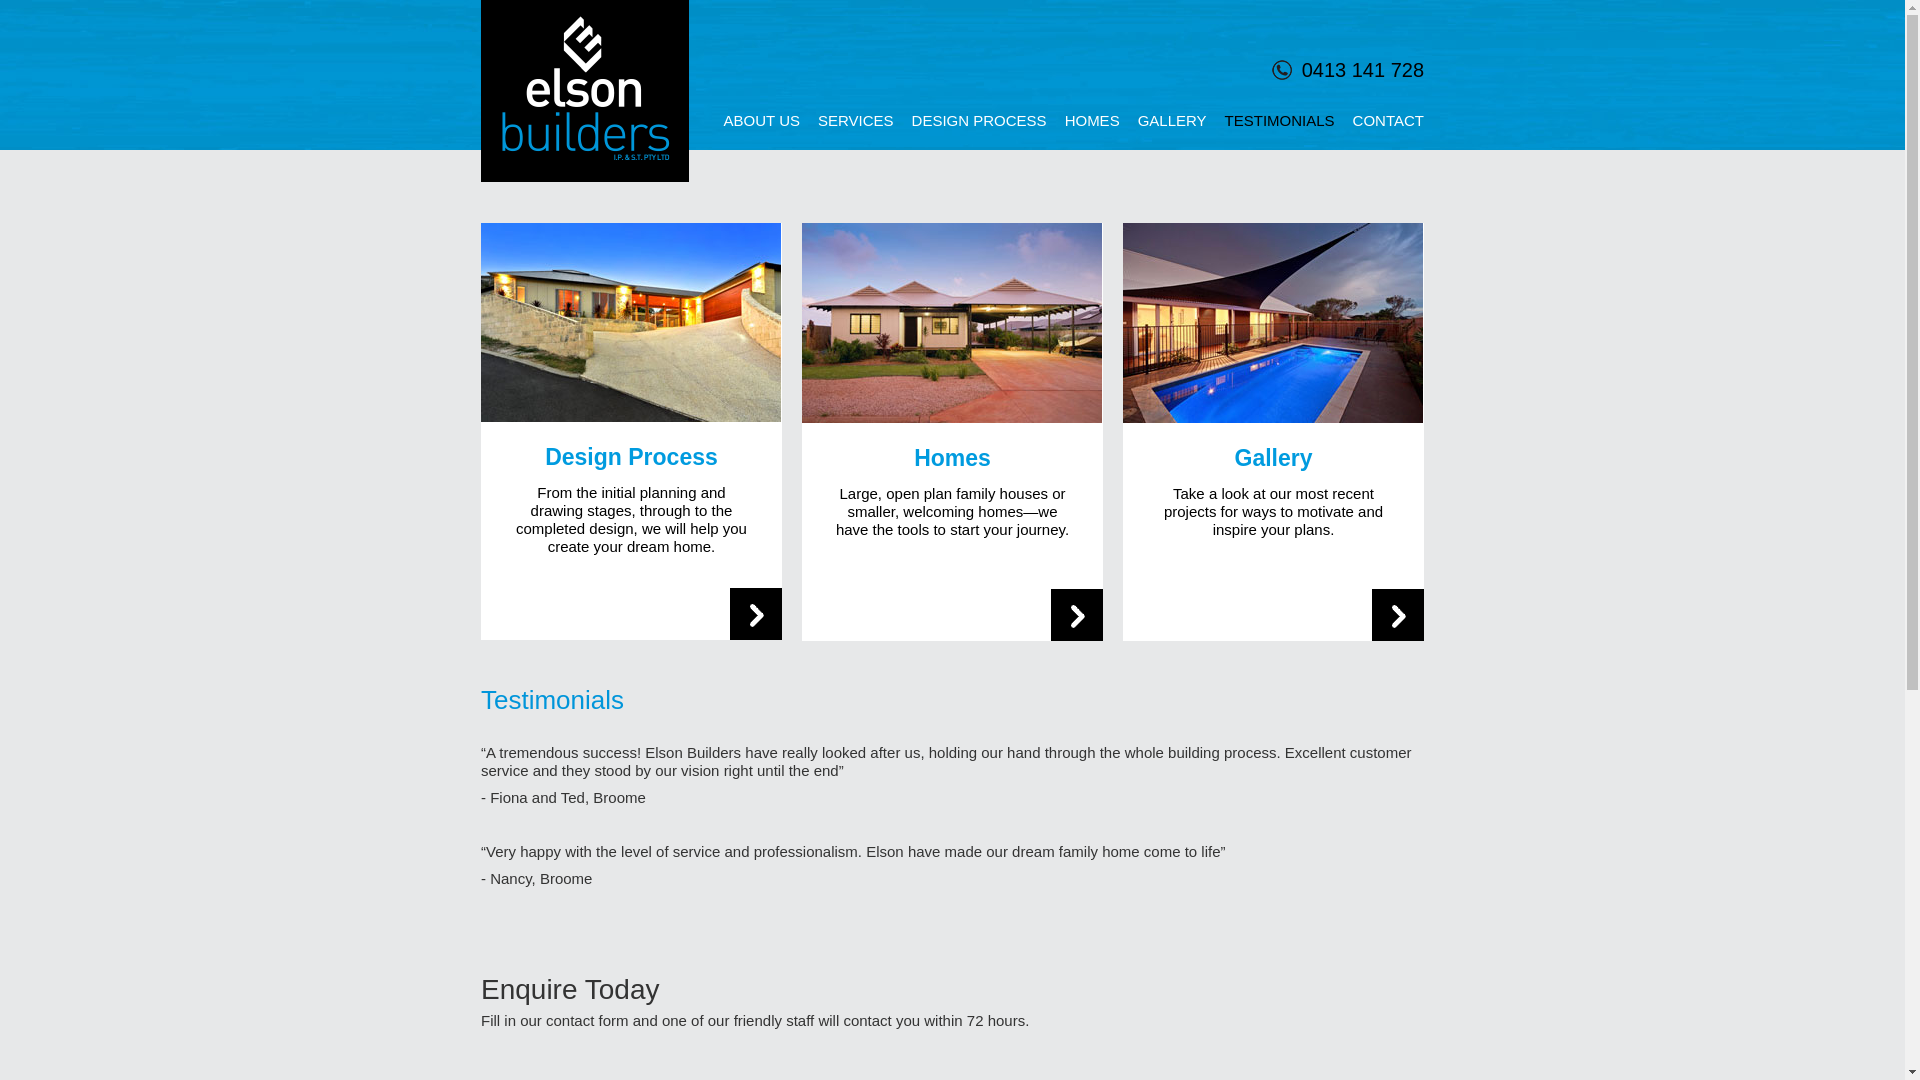  What do you see at coordinates (1280, 120) in the screenshot?
I see `'TESTIMONIALS'` at bounding box center [1280, 120].